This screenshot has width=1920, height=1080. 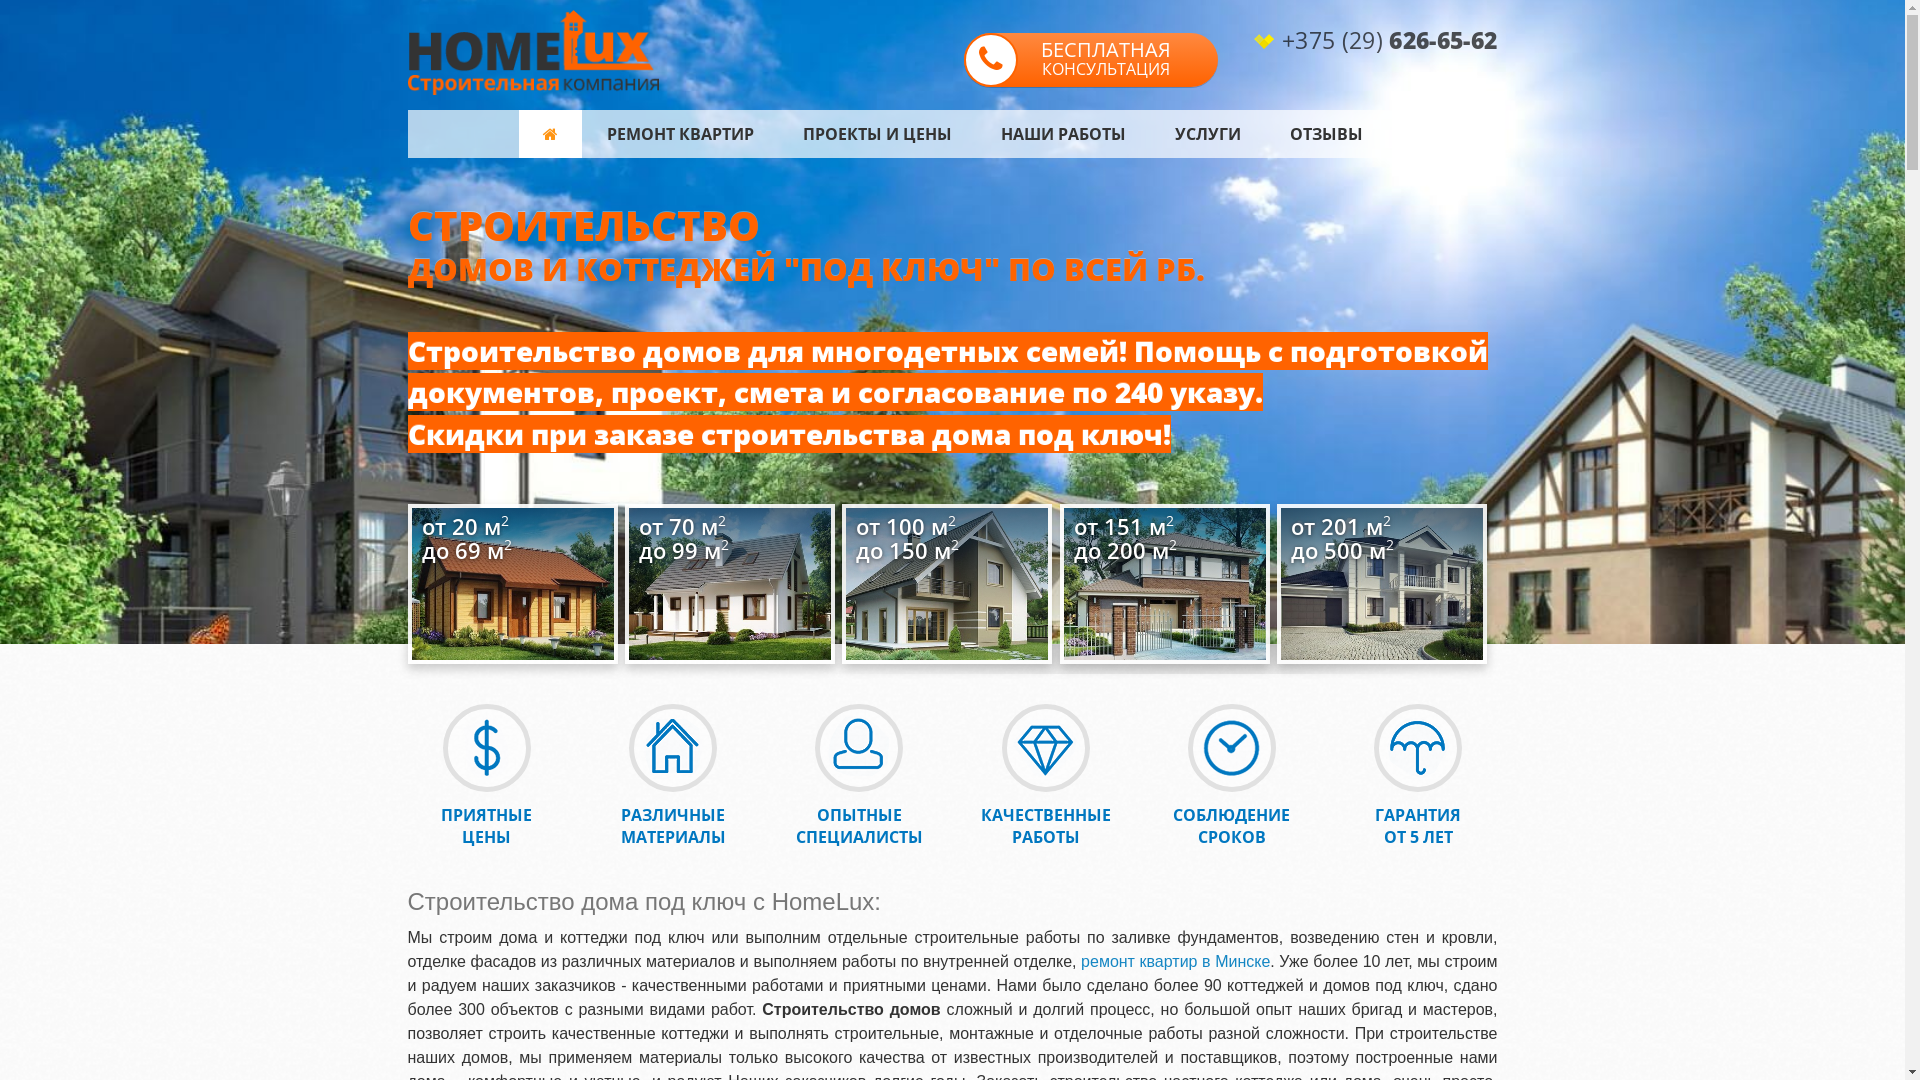 What do you see at coordinates (1389, 39) in the screenshot?
I see `'+375 (29) 626-65-62'` at bounding box center [1389, 39].